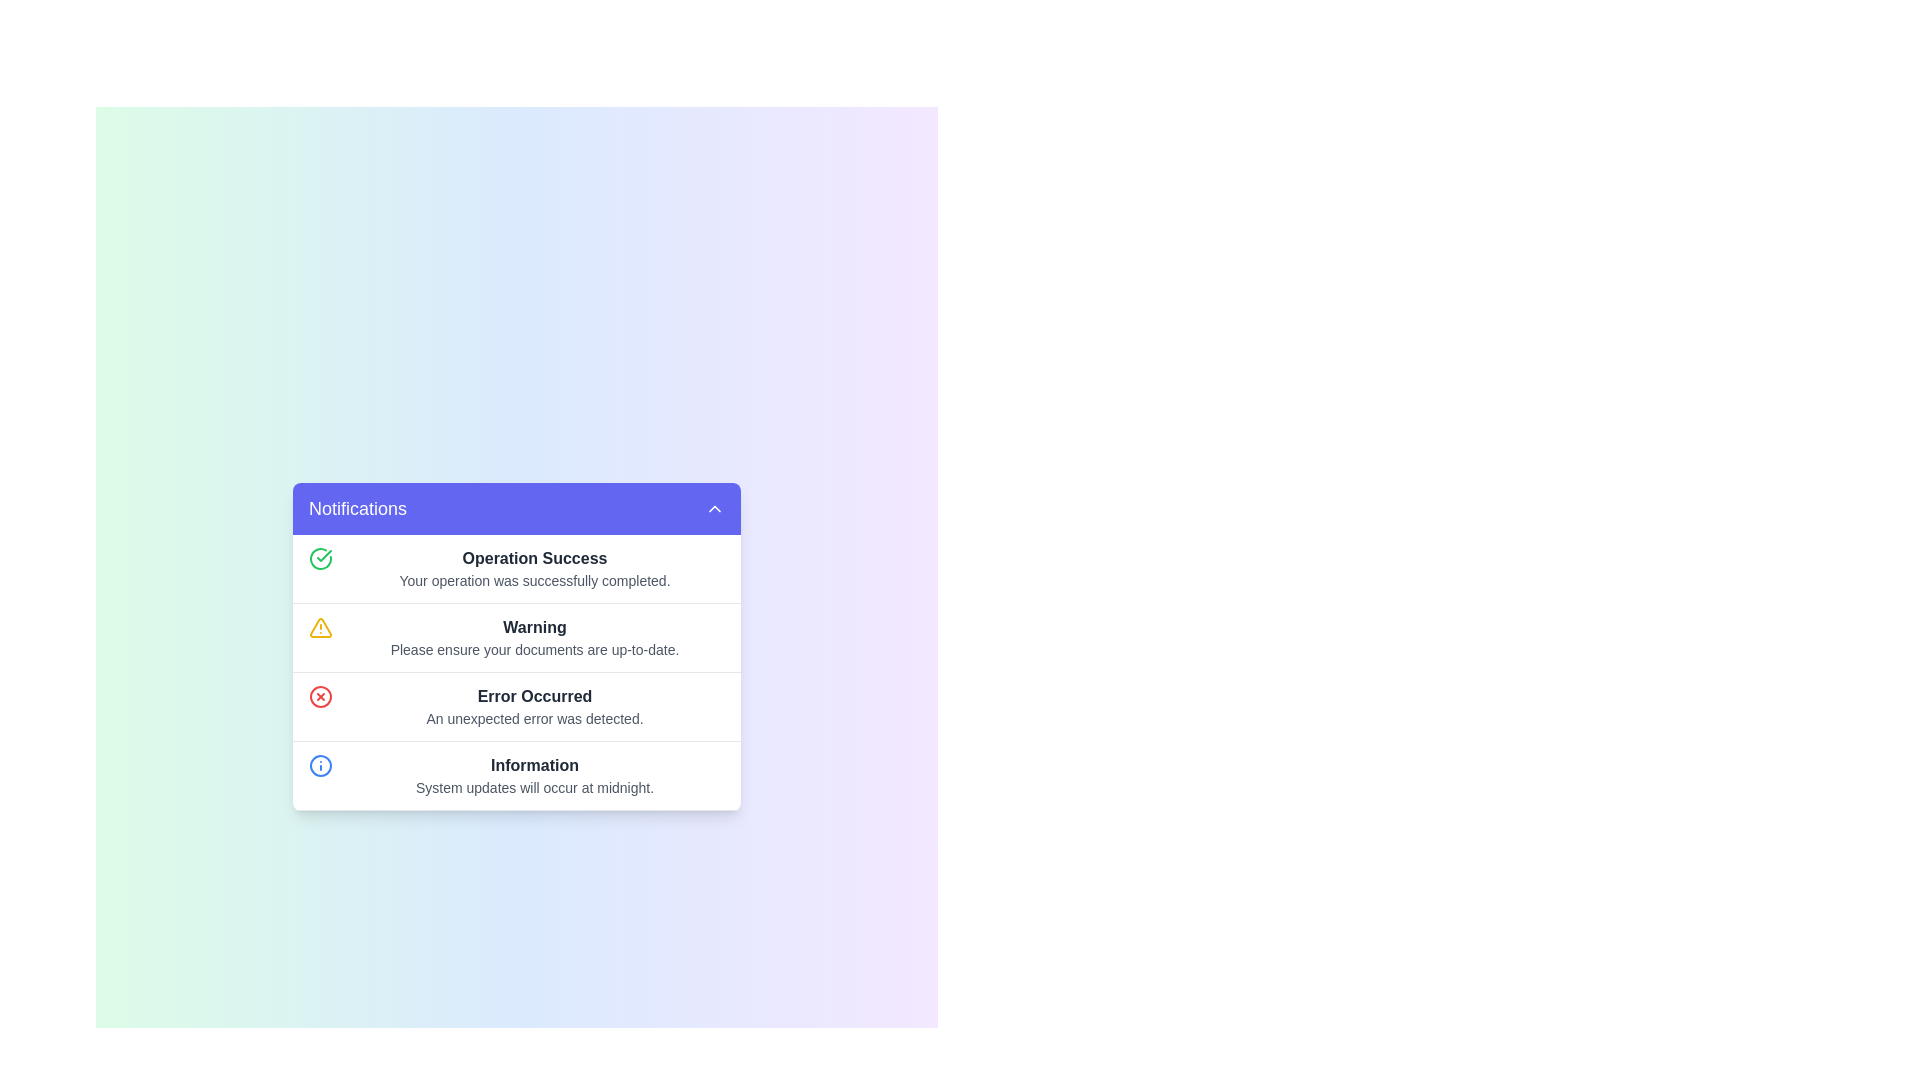 Image resolution: width=1920 pixels, height=1080 pixels. Describe the element at coordinates (324, 555) in the screenshot. I see `the green circular icon containing the checkmark, which is the first icon on the left of the 'Operation Success' notification` at that location.